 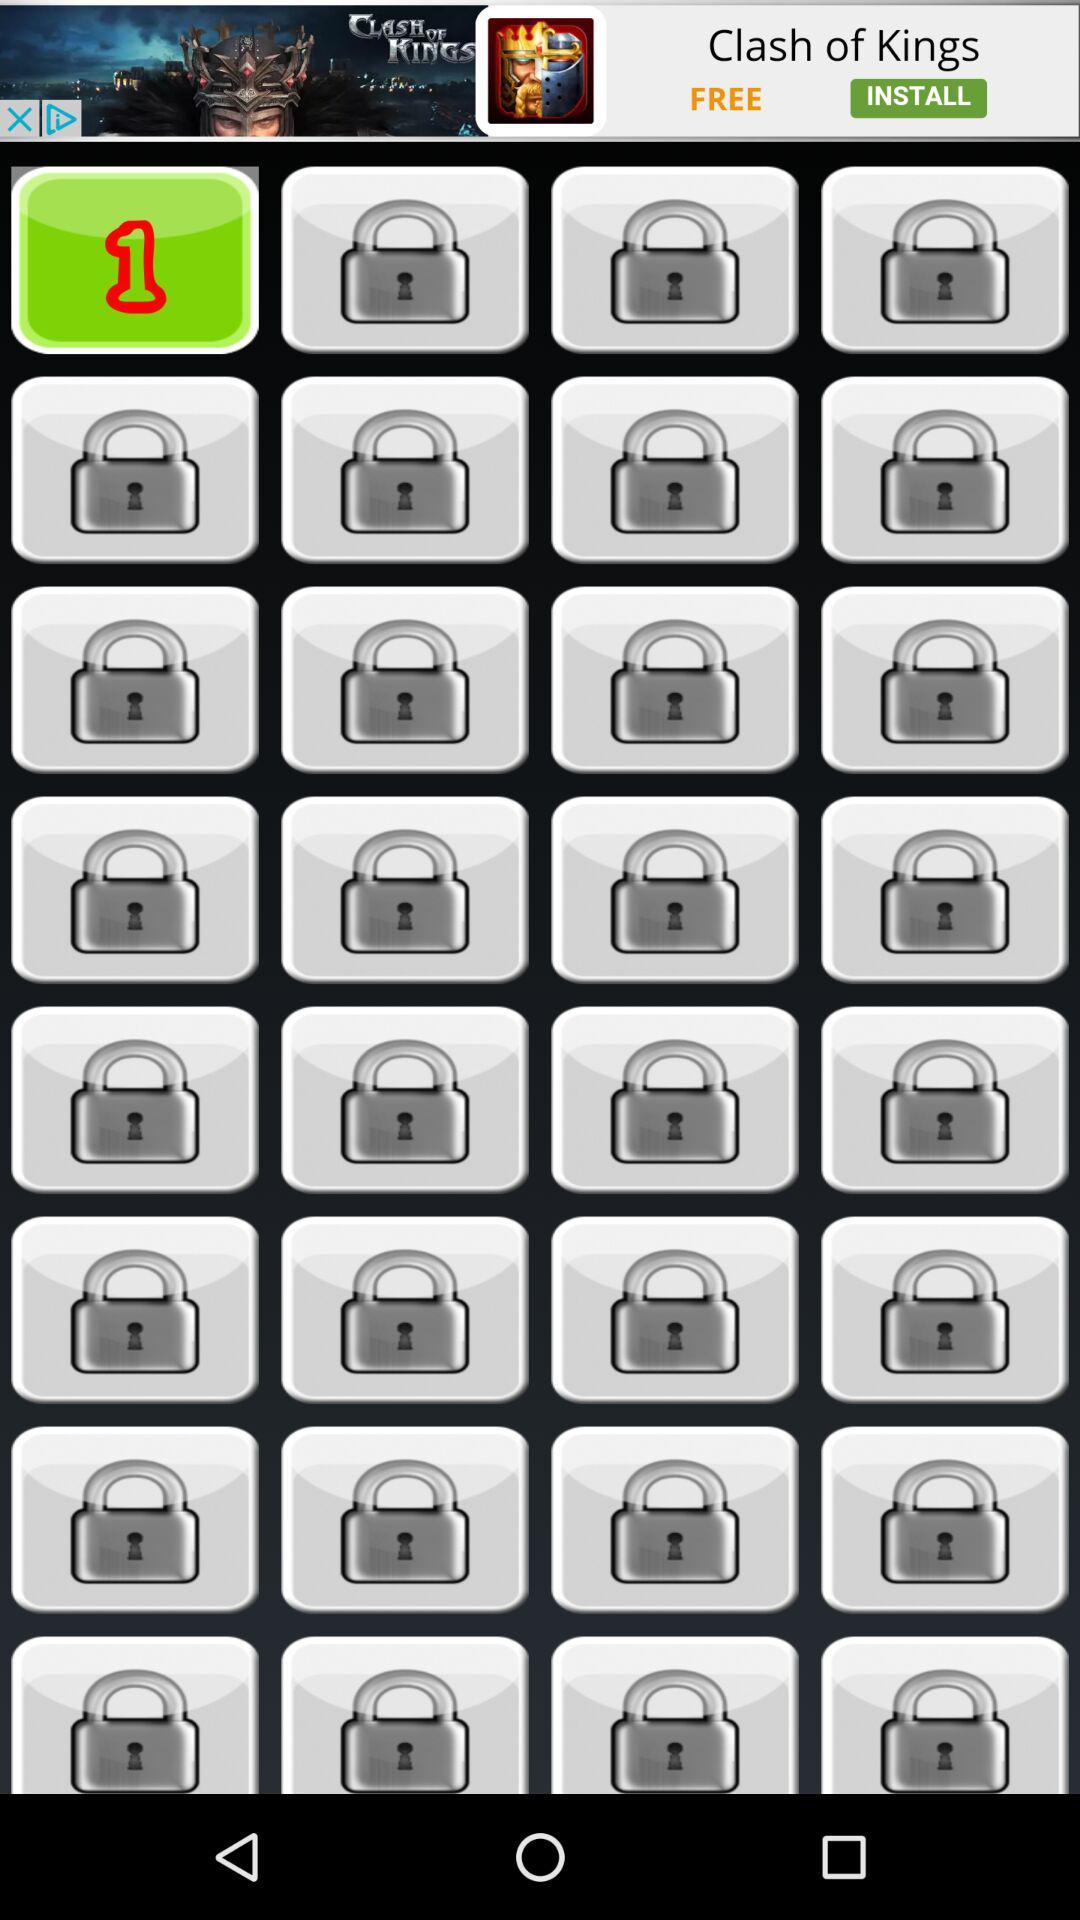 I want to click on look here, so click(x=405, y=1520).